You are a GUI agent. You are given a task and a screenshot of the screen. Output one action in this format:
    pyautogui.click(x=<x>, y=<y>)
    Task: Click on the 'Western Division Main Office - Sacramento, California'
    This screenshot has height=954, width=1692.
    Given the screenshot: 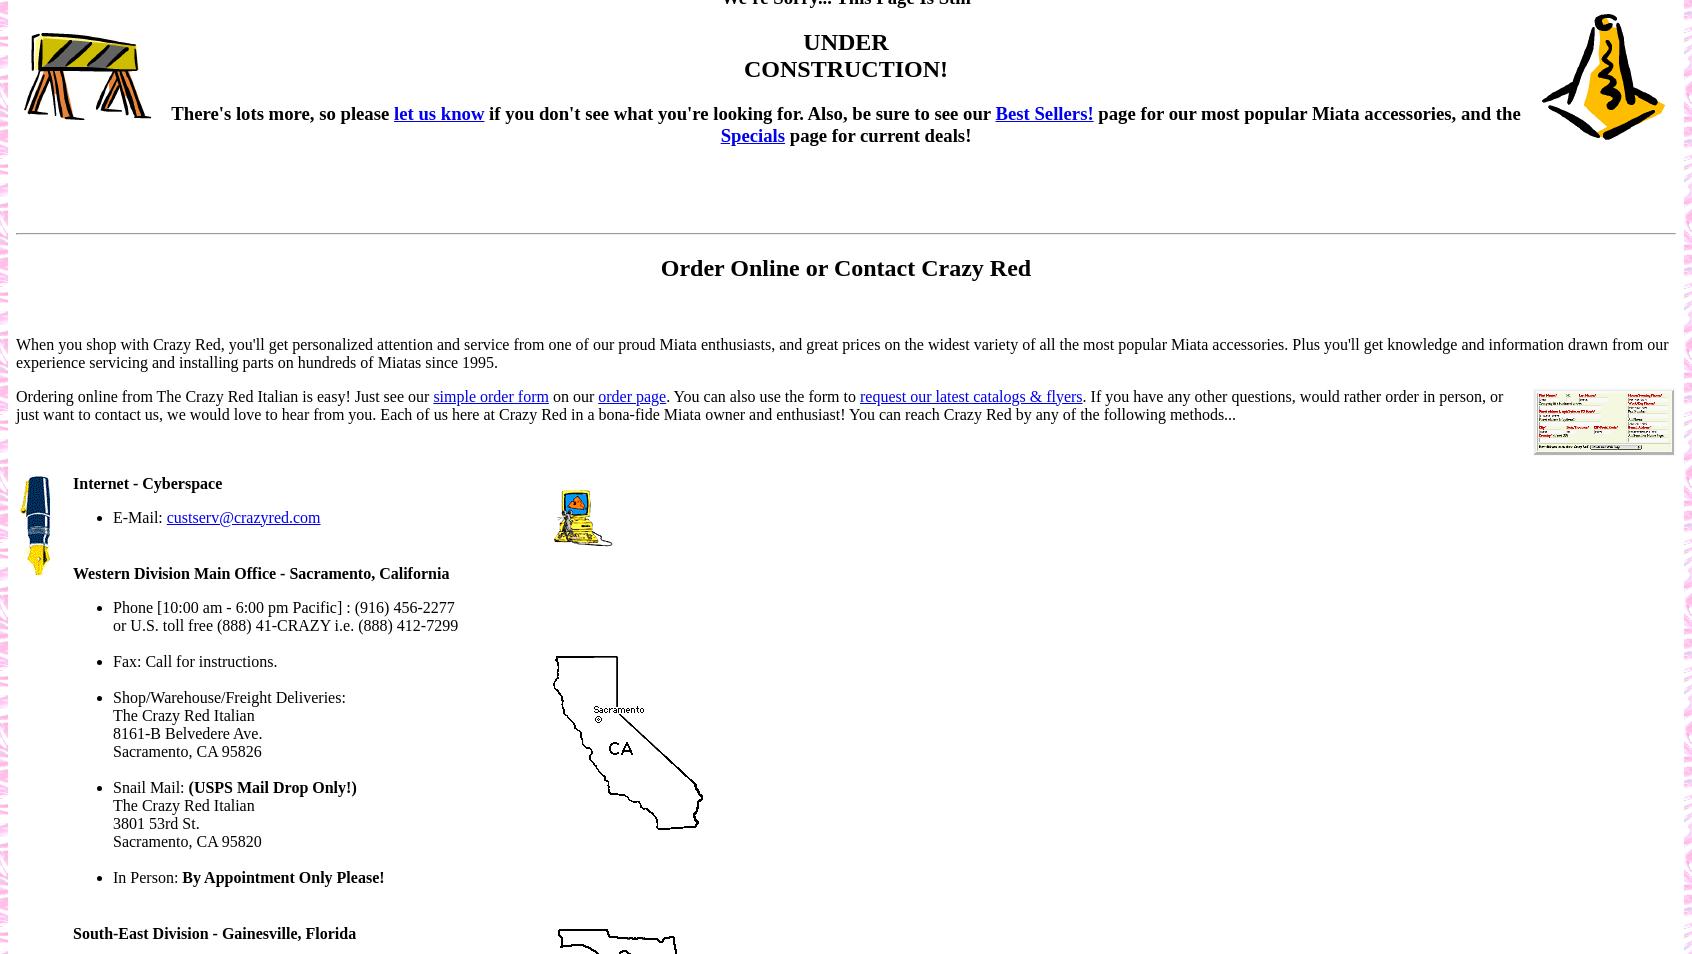 What is the action you would take?
    pyautogui.click(x=261, y=571)
    